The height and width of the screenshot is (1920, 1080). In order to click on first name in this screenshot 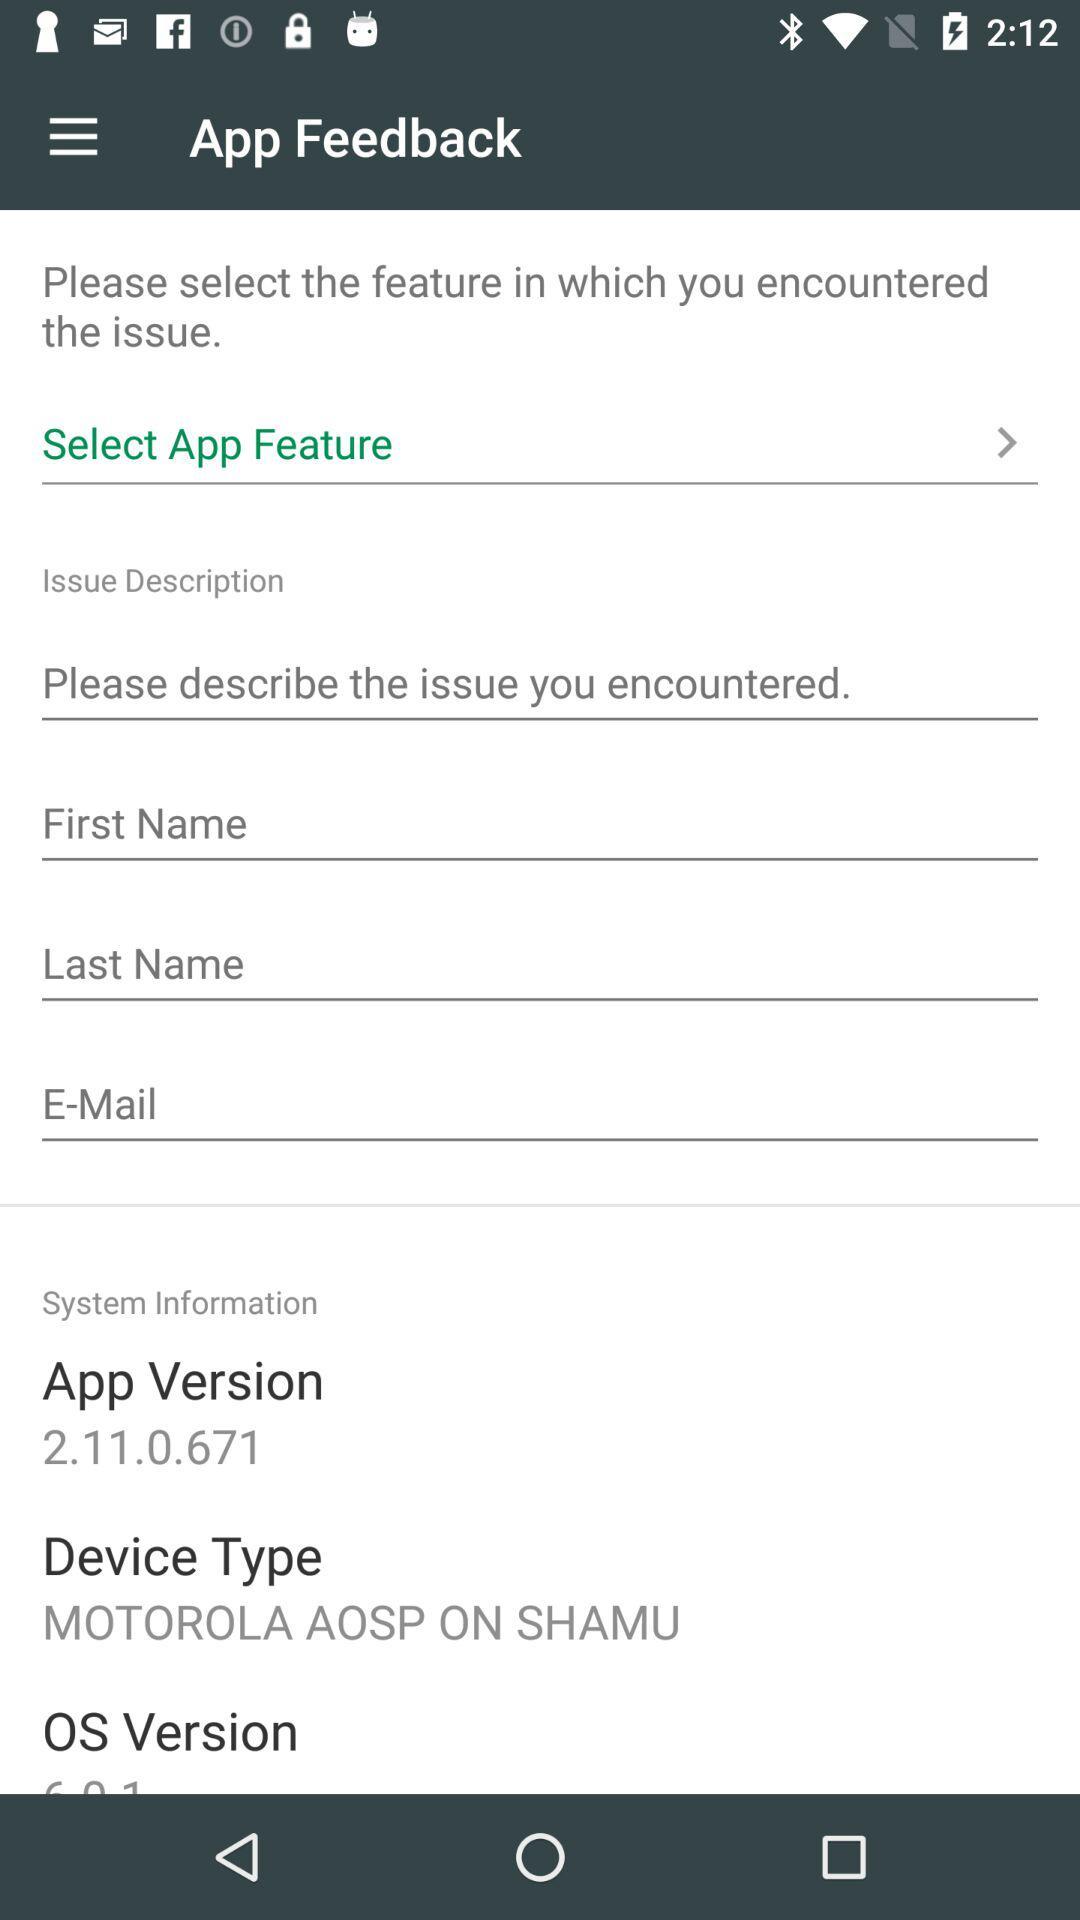, I will do `click(540, 825)`.